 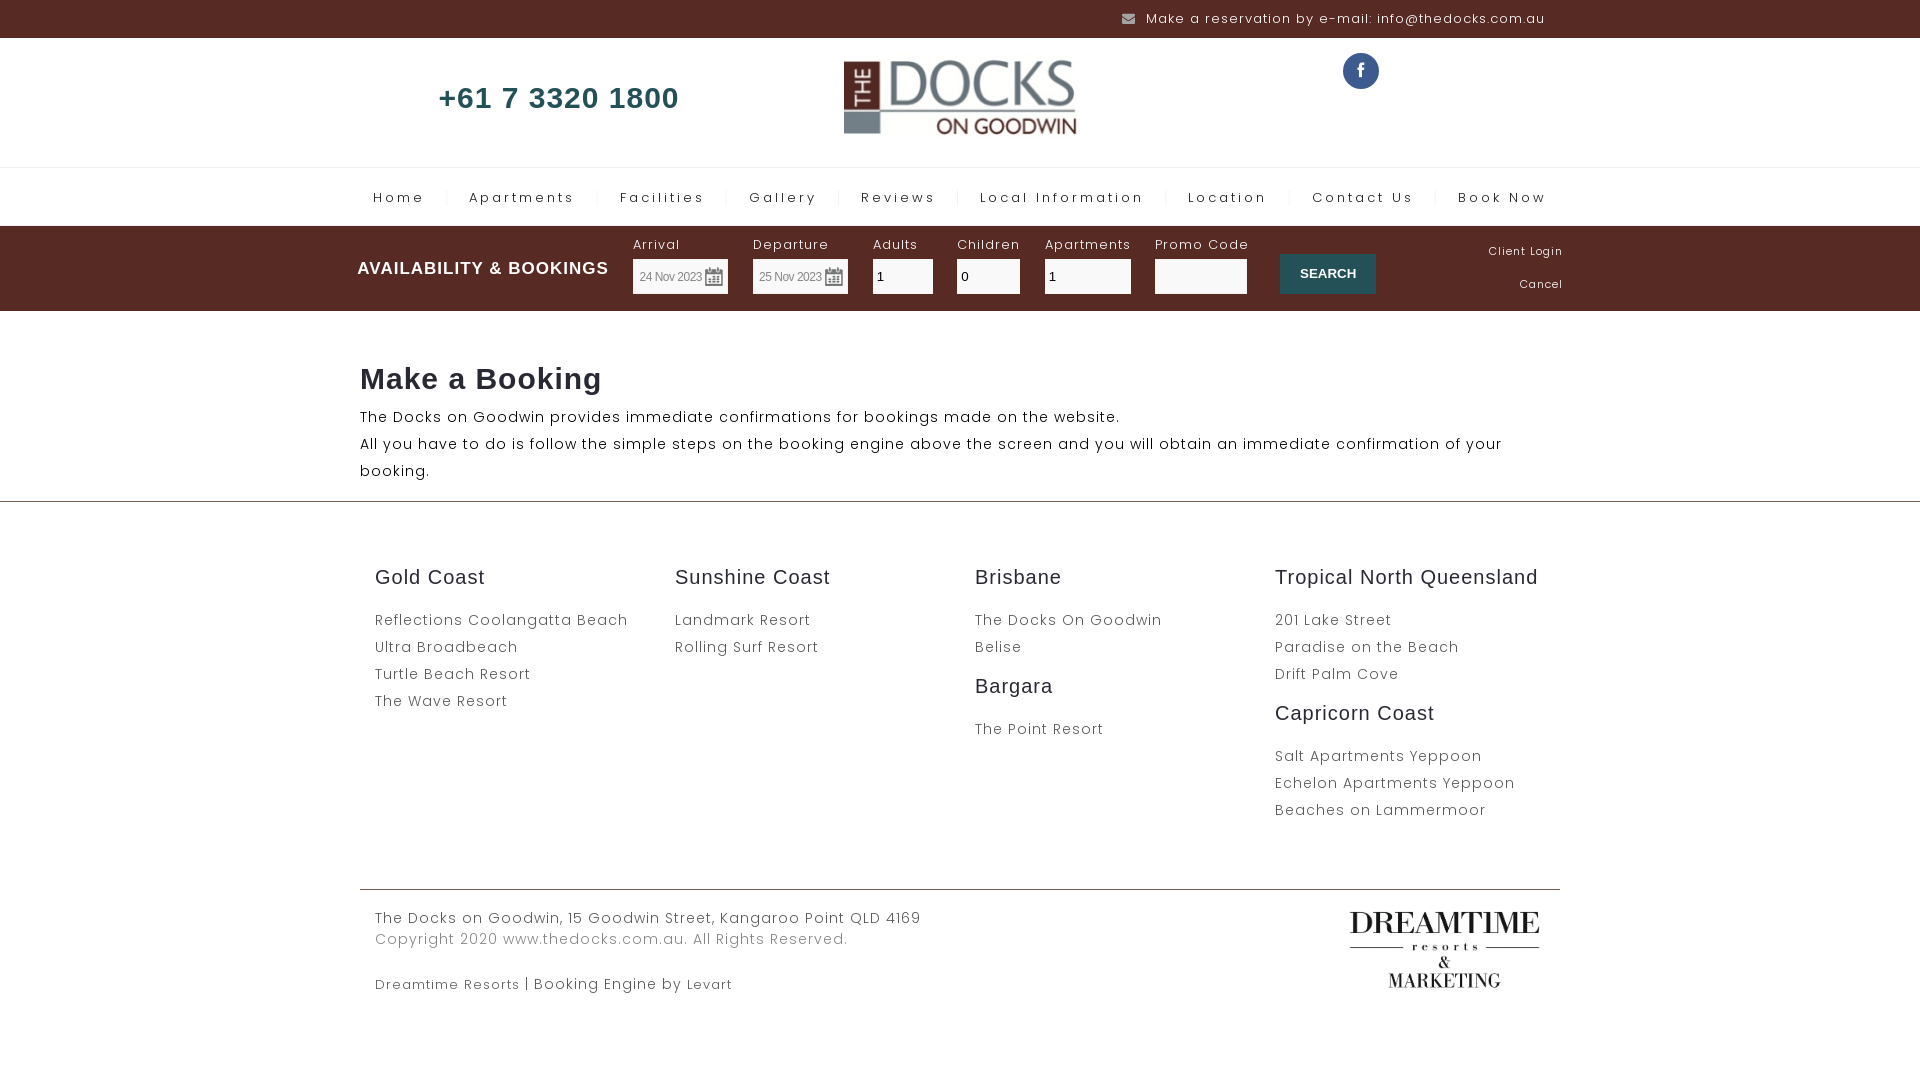 I want to click on 'Reflections Coolangatta Beach', so click(x=501, y=619).